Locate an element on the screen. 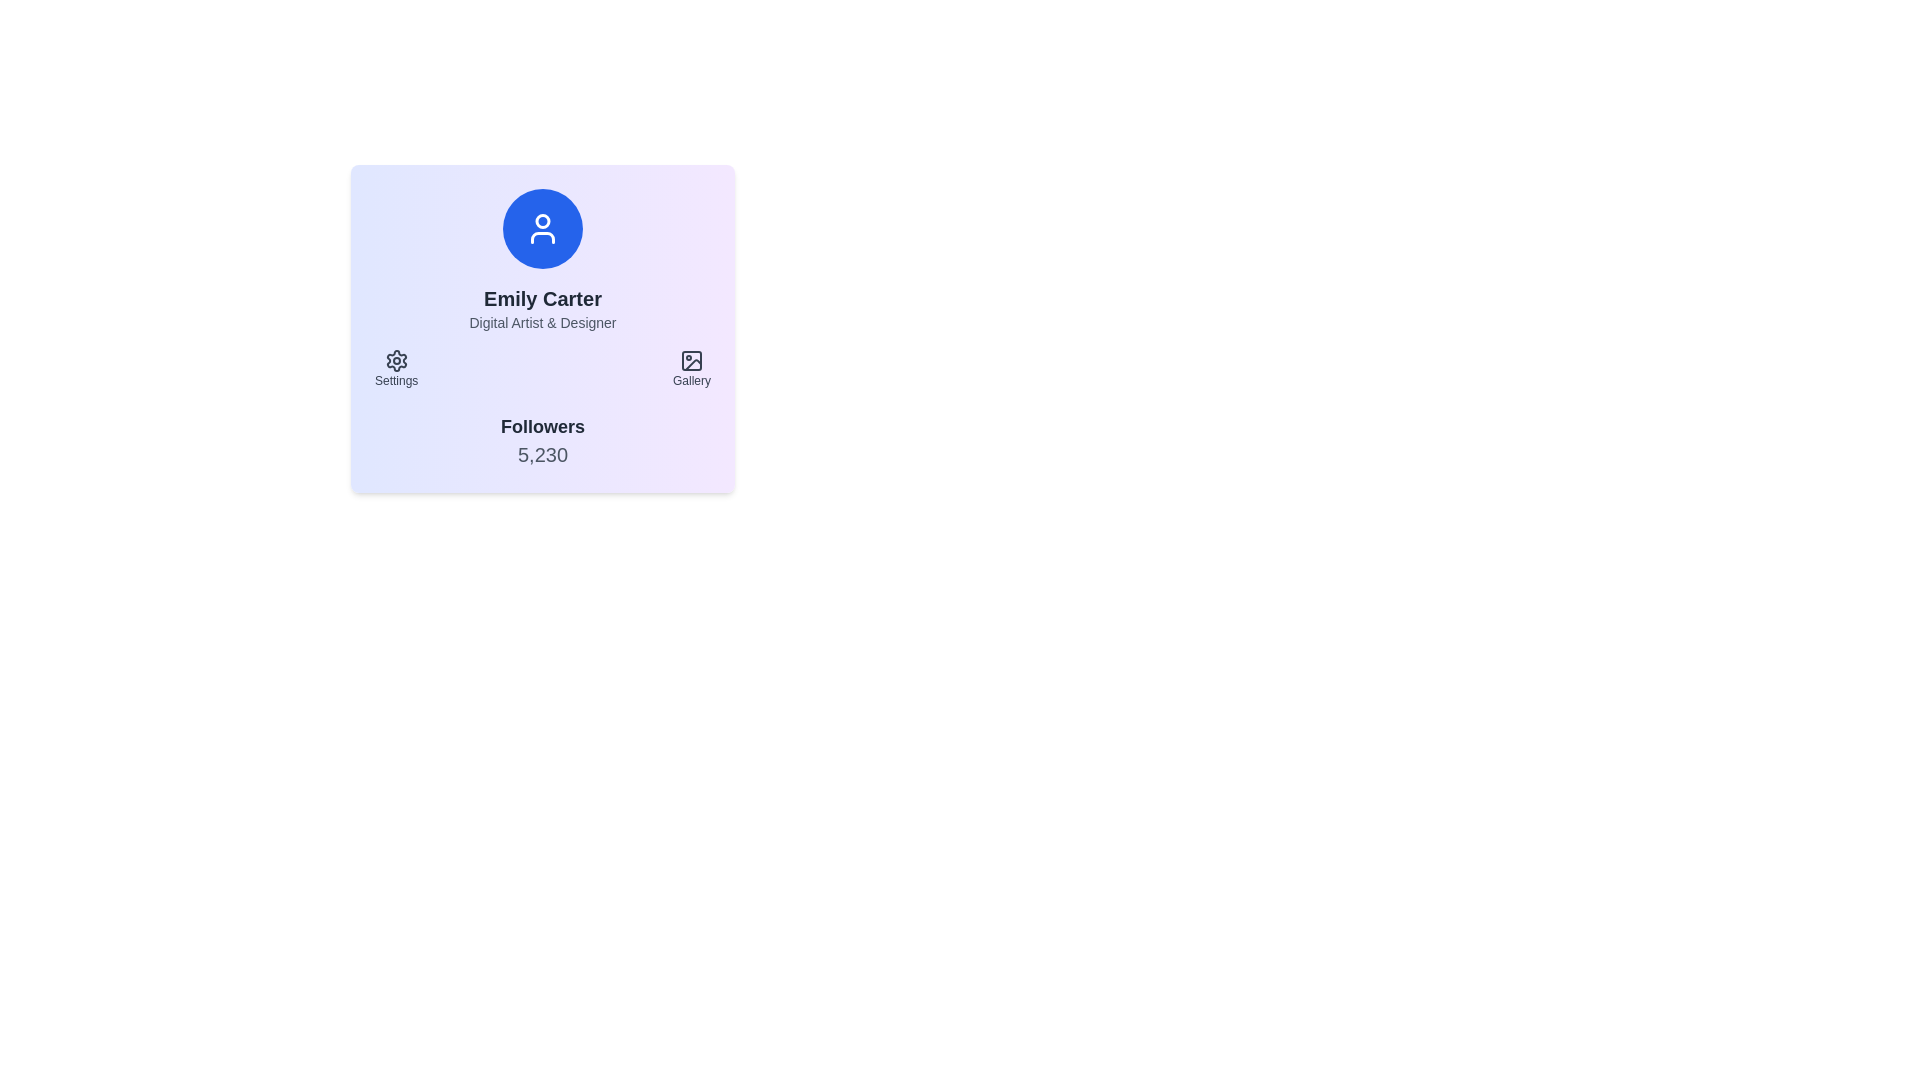 Image resolution: width=1920 pixels, height=1080 pixels. the gallery icon located at the bottom right of the card layout is located at coordinates (691, 361).